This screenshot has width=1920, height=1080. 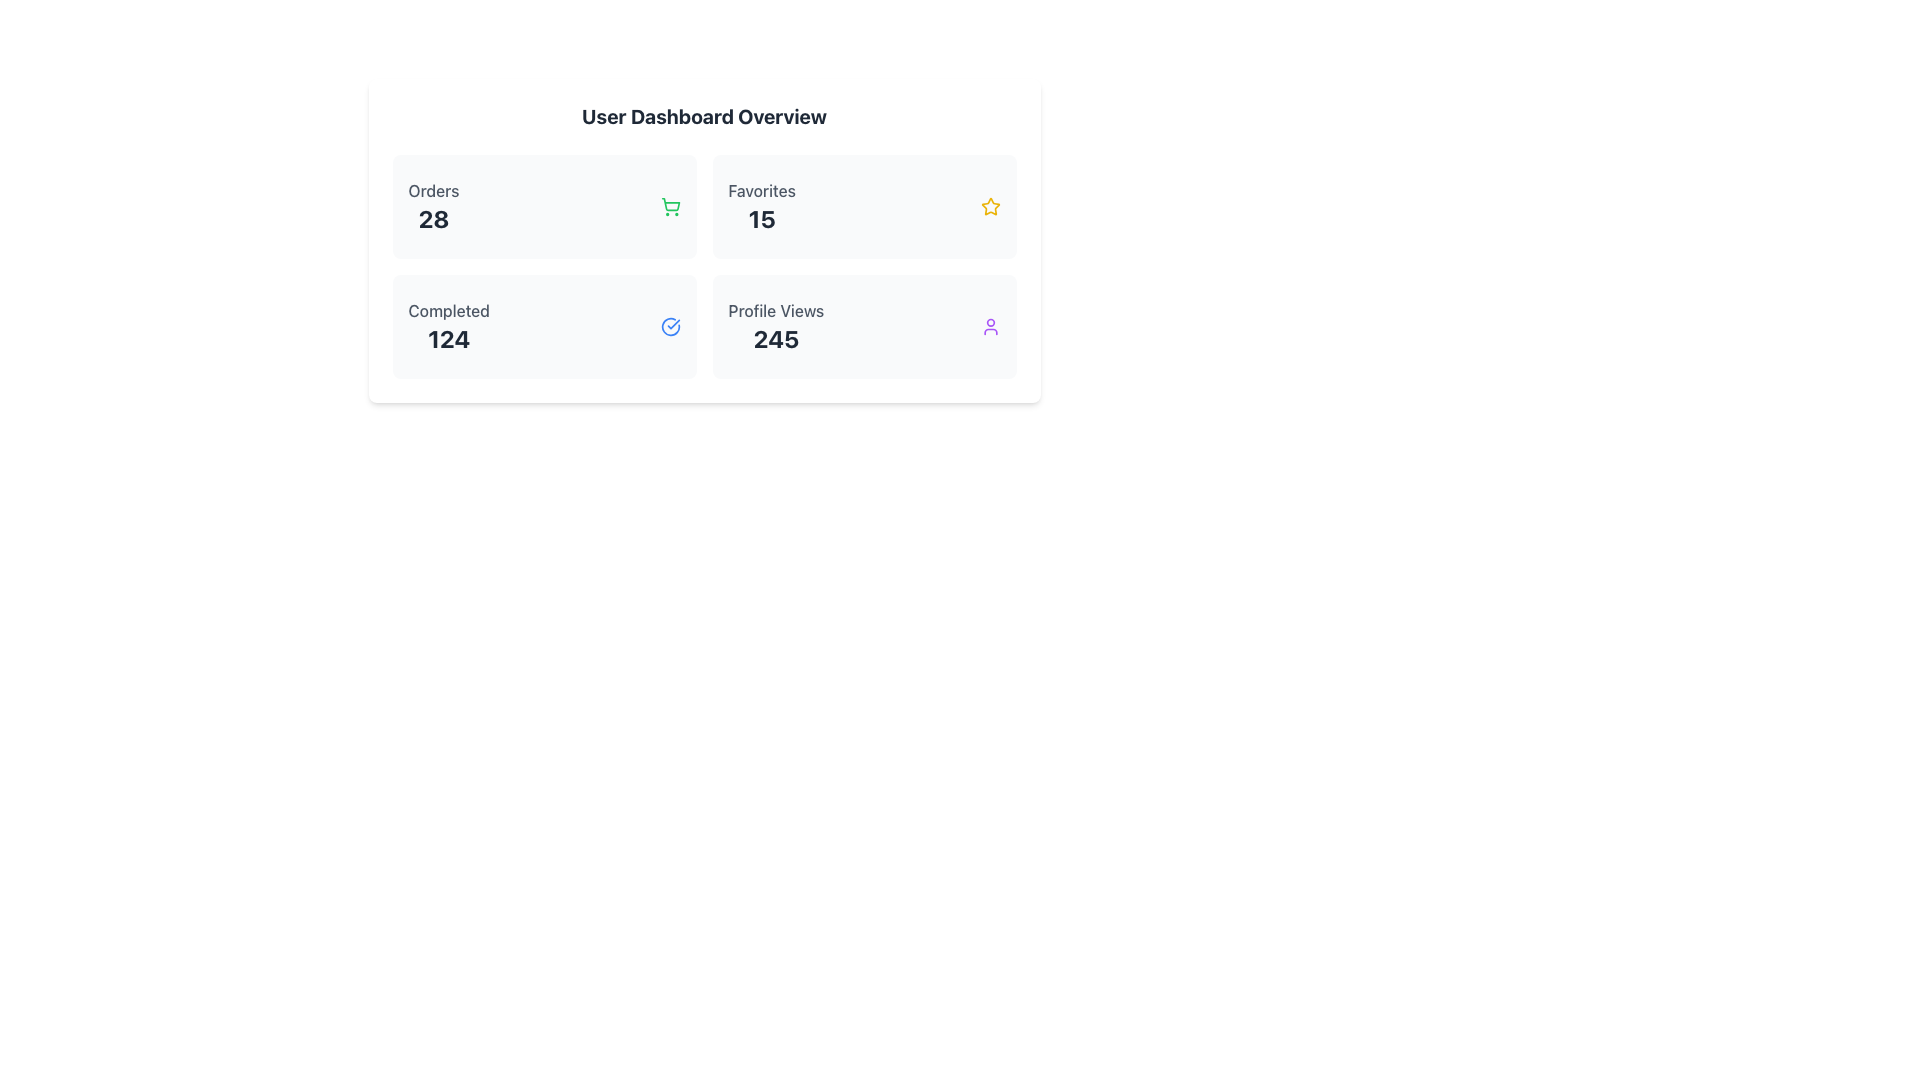 What do you see at coordinates (448, 338) in the screenshot?
I see `the static text displaying the number '124', which is located in the bottom-left quadrant of the 'User Dashboard Overview' card, under the label 'Completed'` at bounding box center [448, 338].